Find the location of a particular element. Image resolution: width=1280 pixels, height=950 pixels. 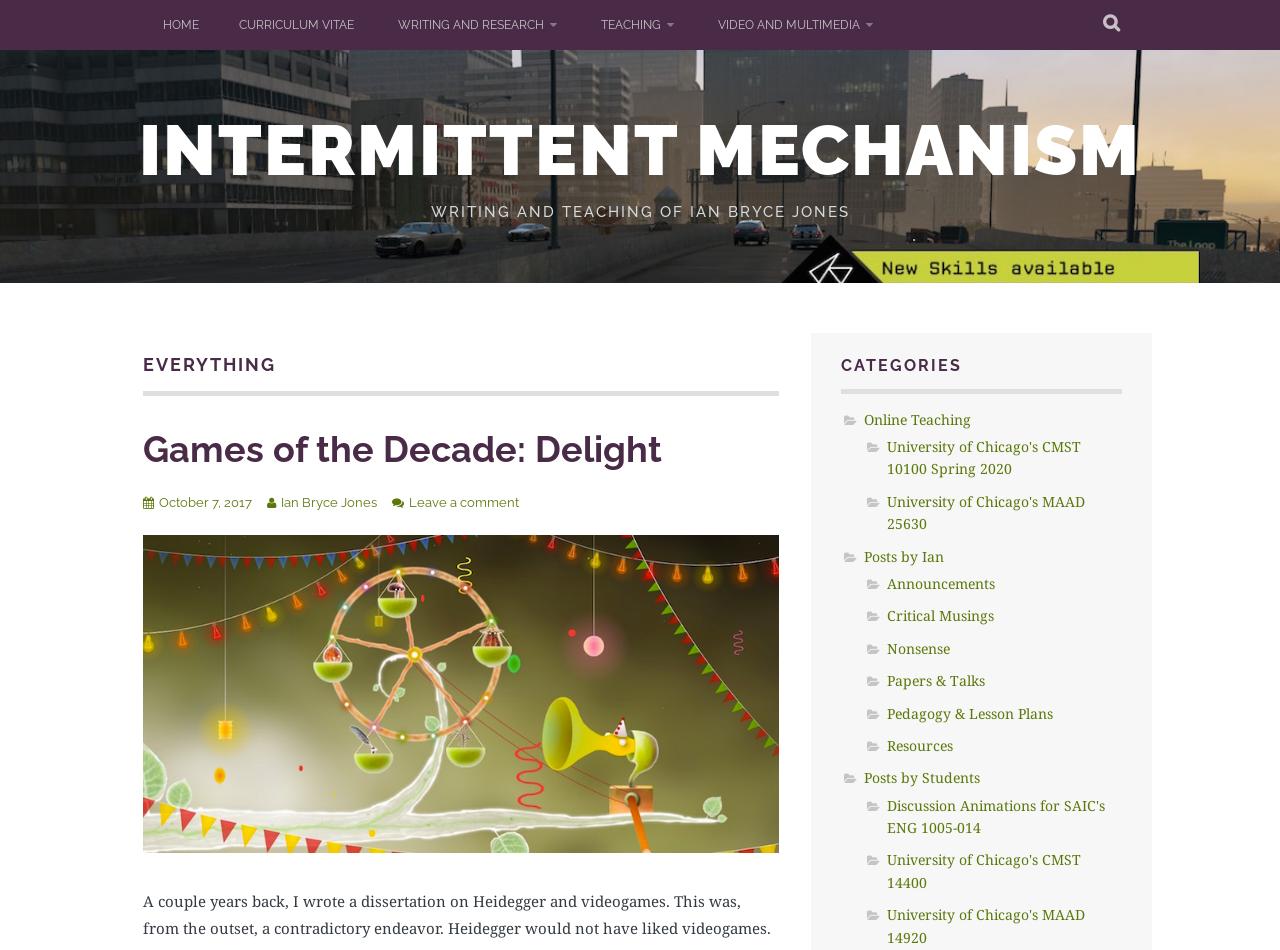

'Online Teaching' is located at coordinates (915, 417).